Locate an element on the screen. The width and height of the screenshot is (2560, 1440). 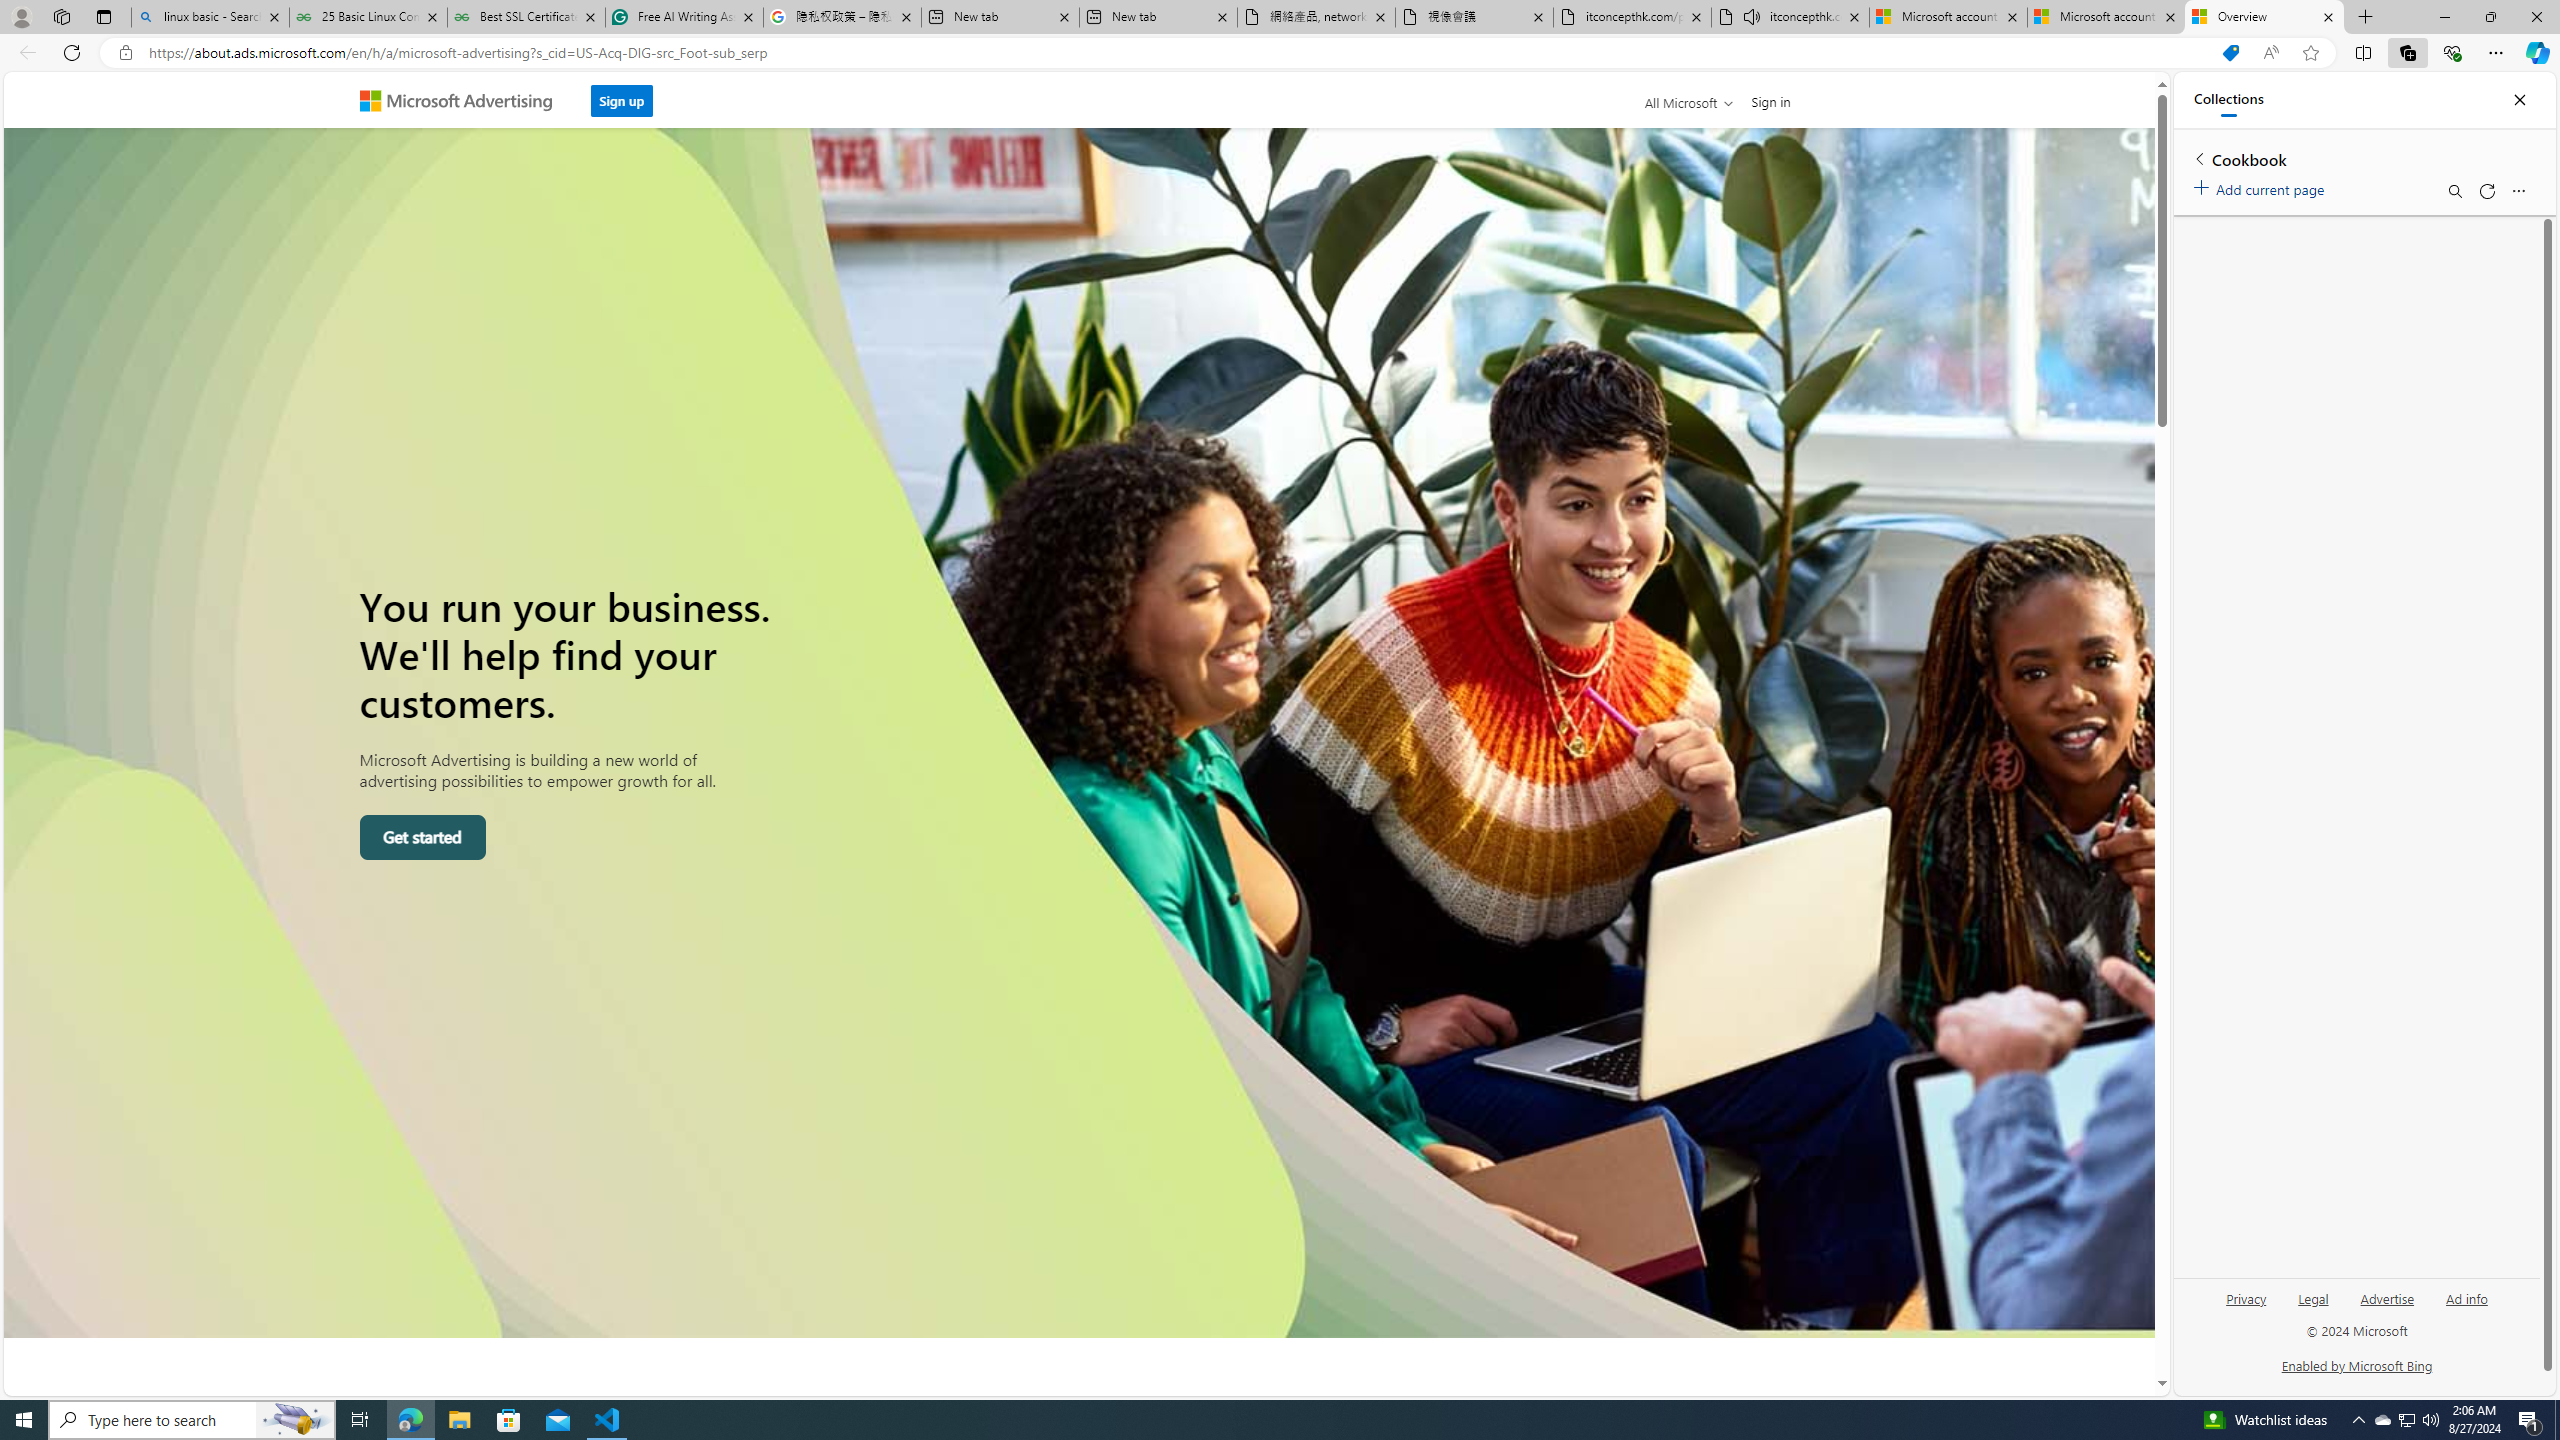
'itconcepthk.com/projector_solutions.mp4 - Audio playing' is located at coordinates (1789, 16).